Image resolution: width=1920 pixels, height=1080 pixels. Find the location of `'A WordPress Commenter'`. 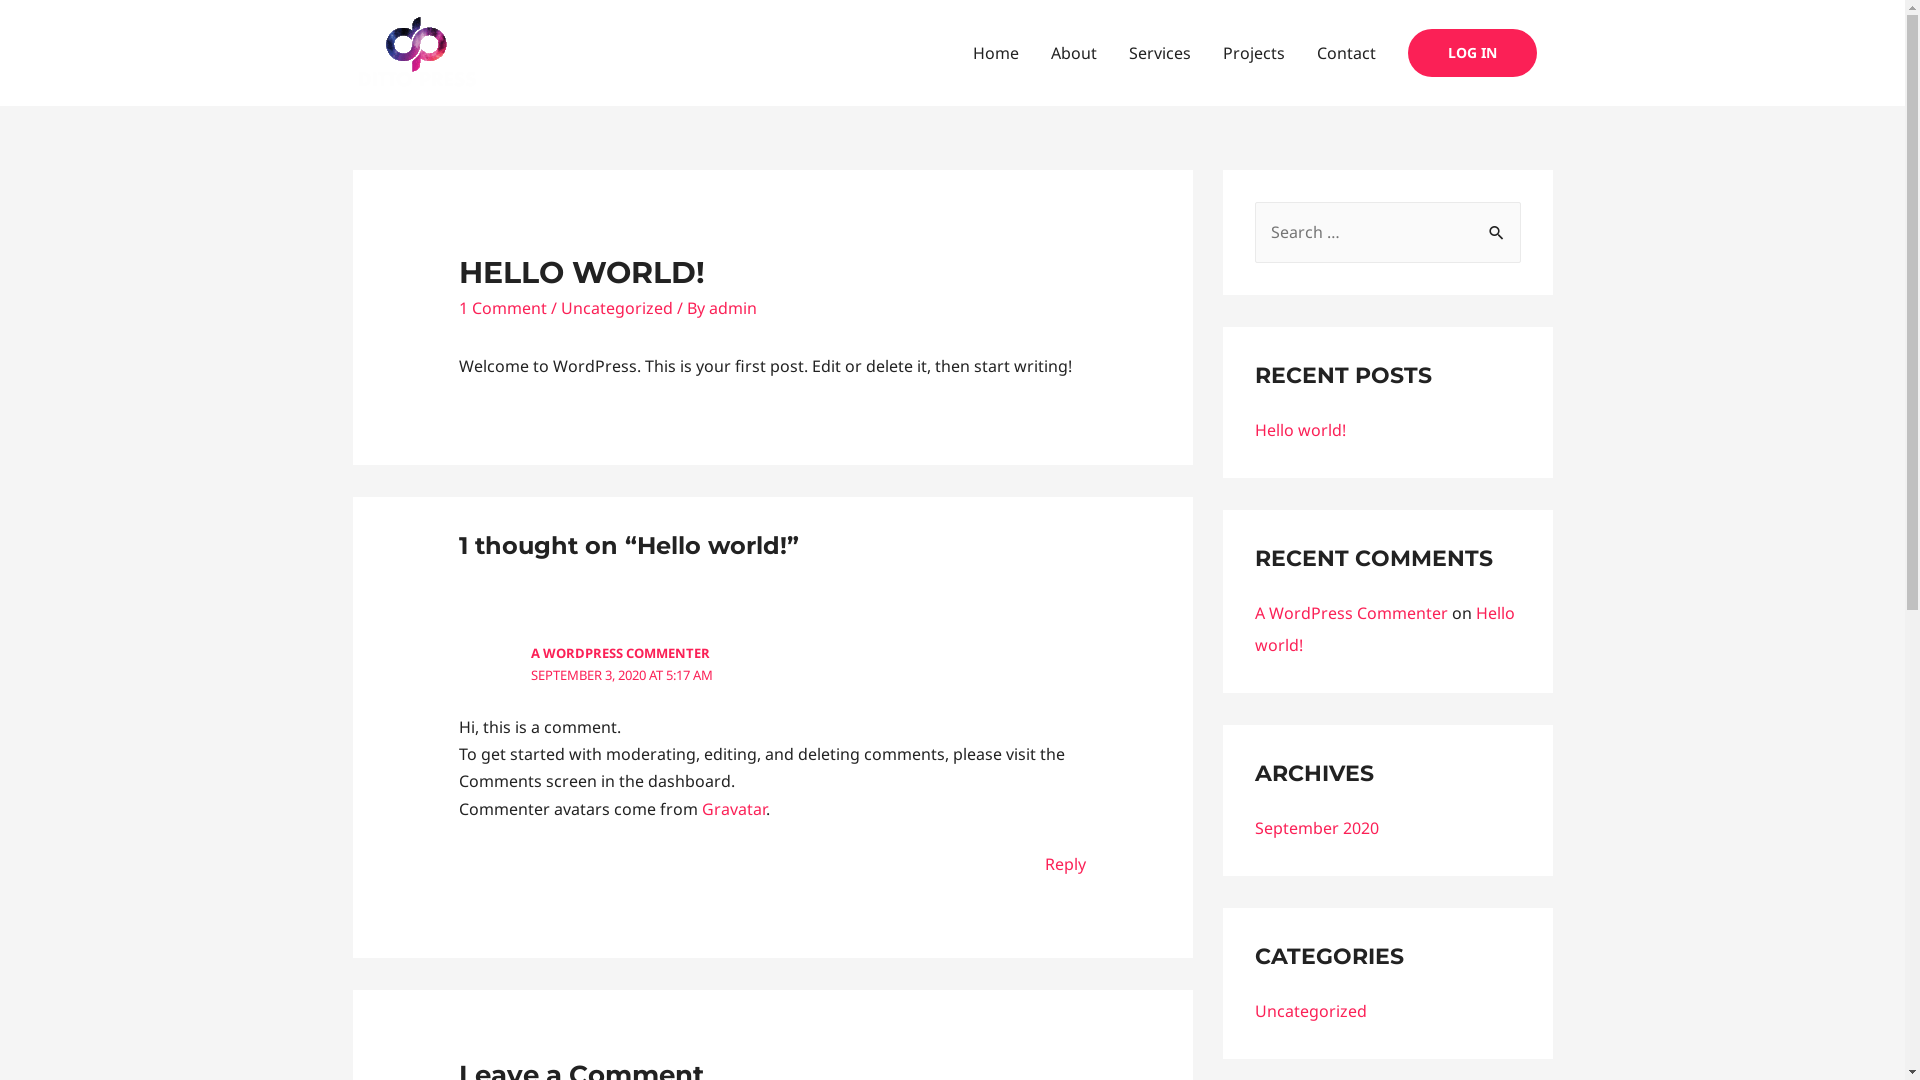

'A WordPress Commenter' is located at coordinates (1252, 612).